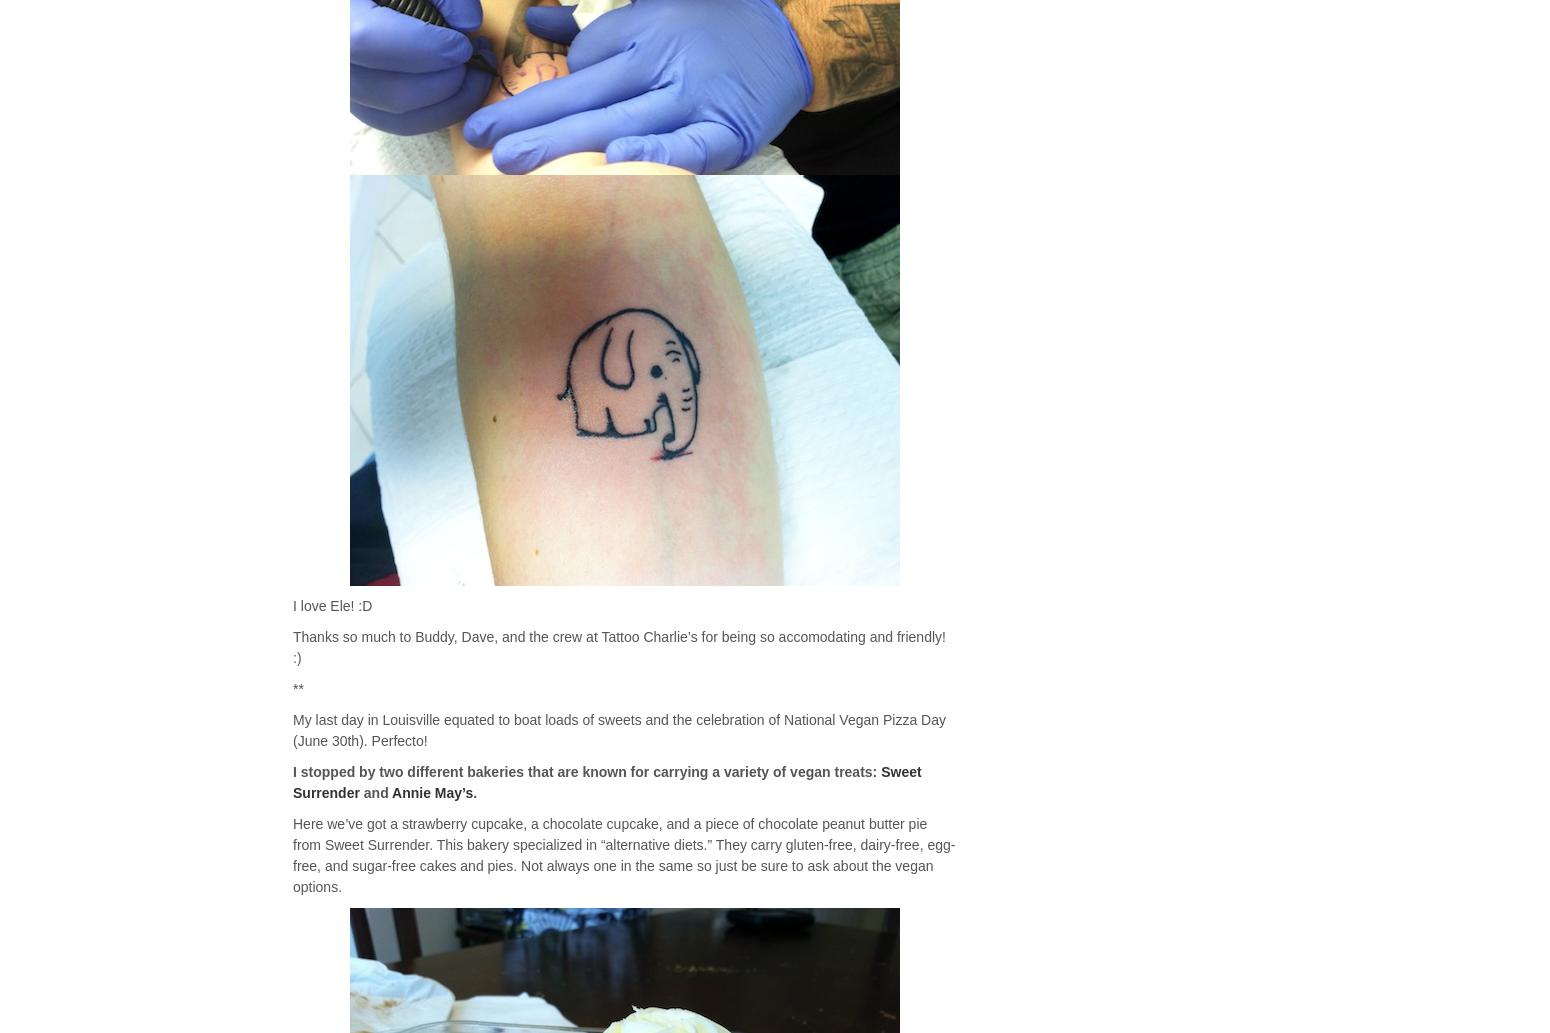 The height and width of the screenshot is (1033, 1550). What do you see at coordinates (298, 689) in the screenshot?
I see `'**'` at bounding box center [298, 689].